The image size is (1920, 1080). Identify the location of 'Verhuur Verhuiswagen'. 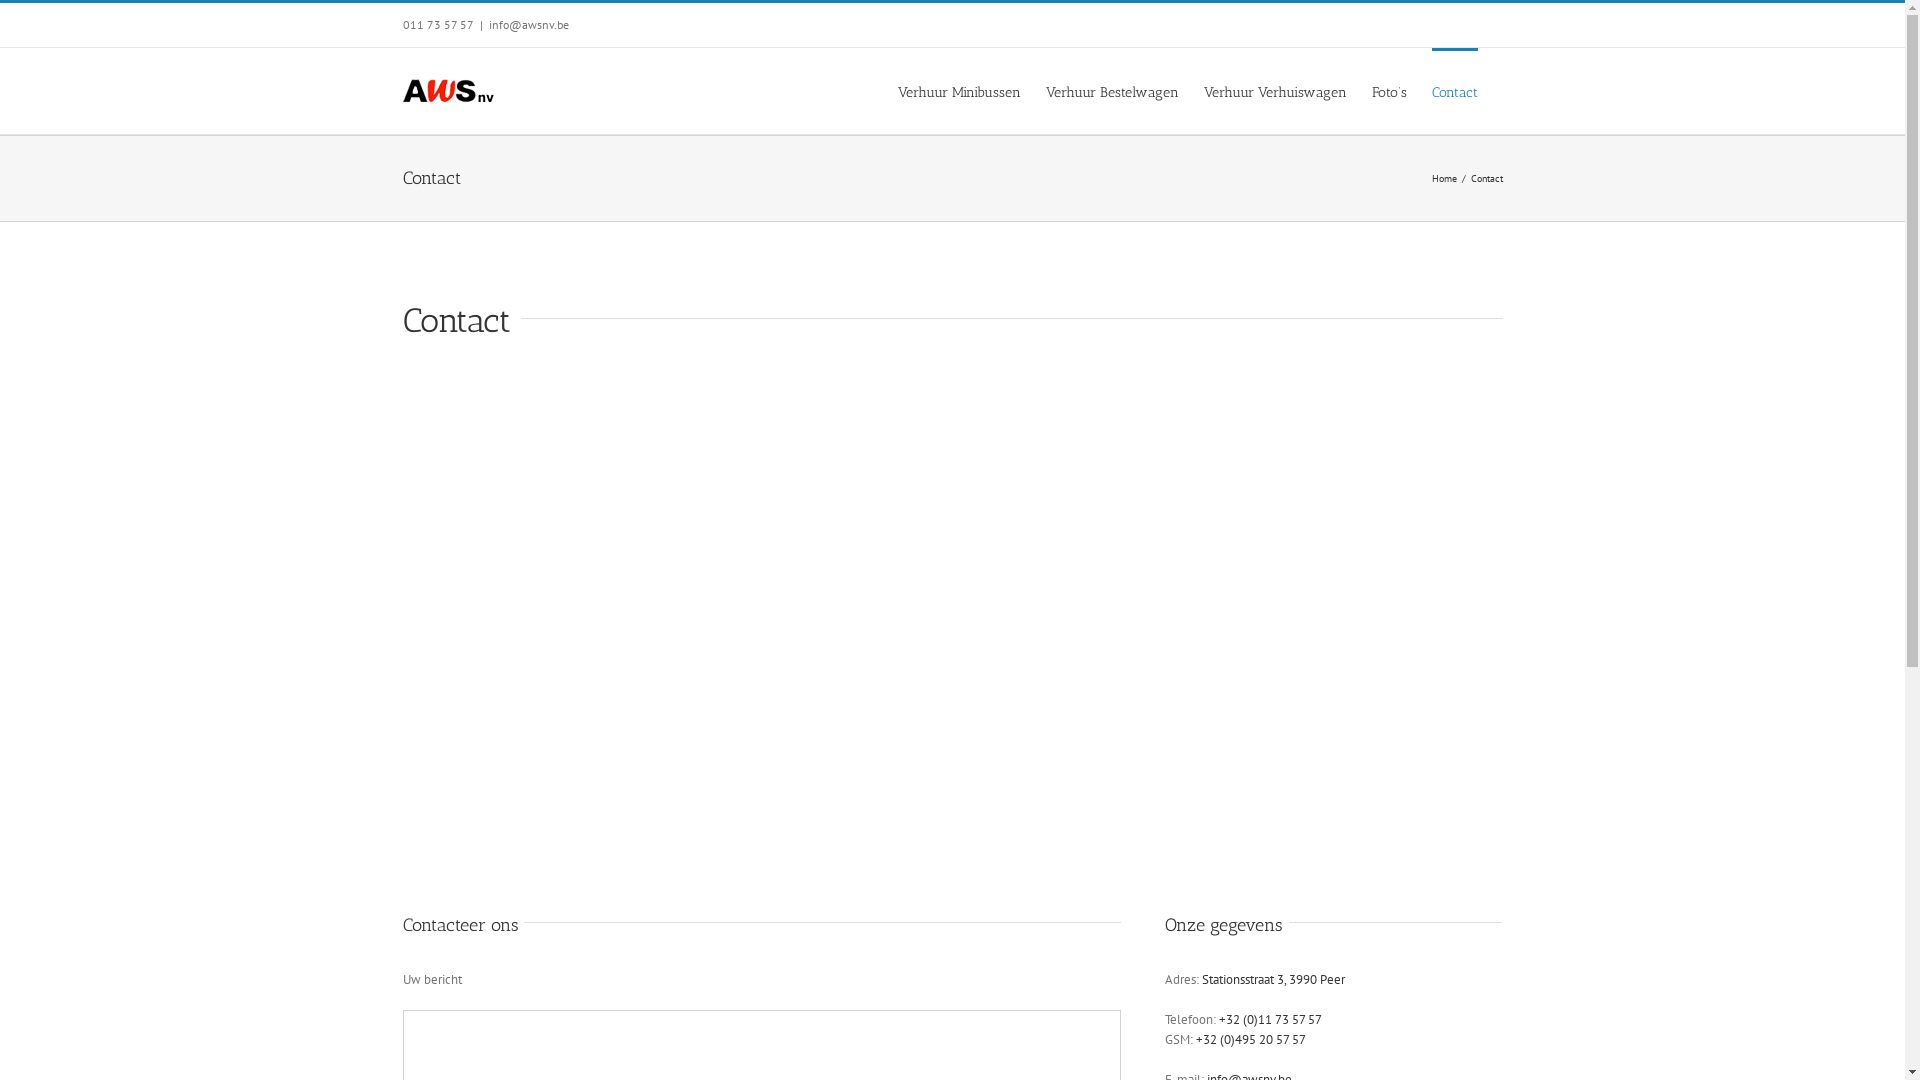
(1274, 91).